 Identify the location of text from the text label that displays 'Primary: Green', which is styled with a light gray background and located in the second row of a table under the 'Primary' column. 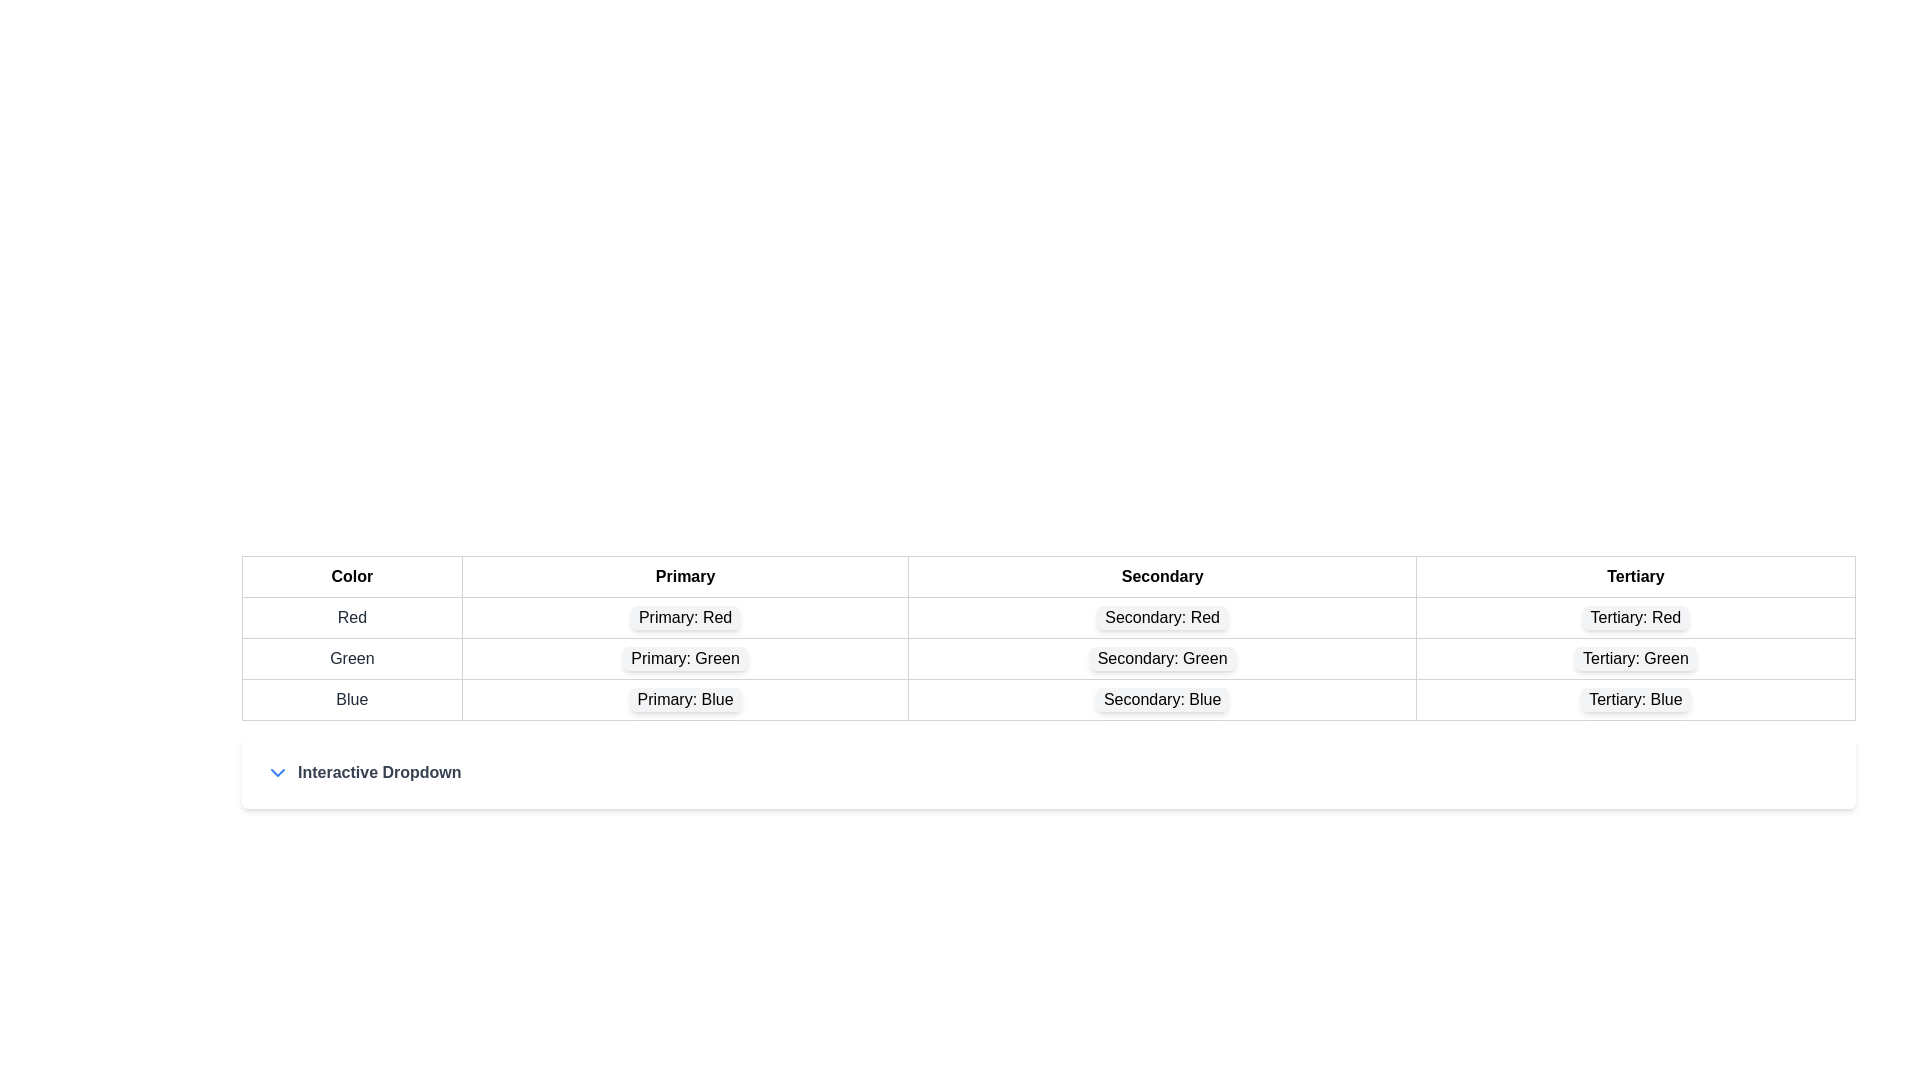
(685, 659).